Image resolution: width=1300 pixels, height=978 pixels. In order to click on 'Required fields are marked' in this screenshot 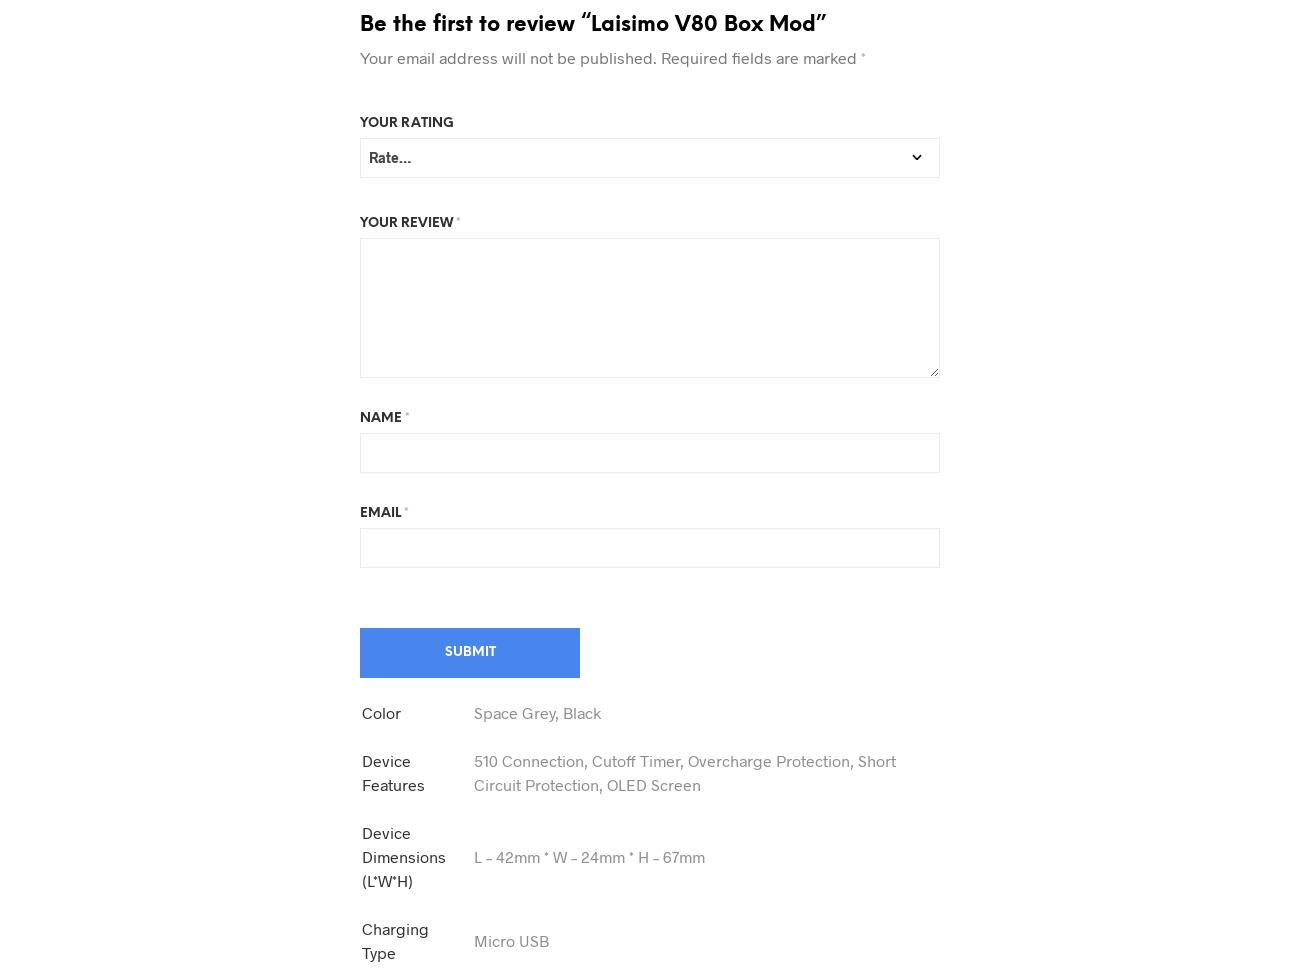, I will do `click(758, 56)`.